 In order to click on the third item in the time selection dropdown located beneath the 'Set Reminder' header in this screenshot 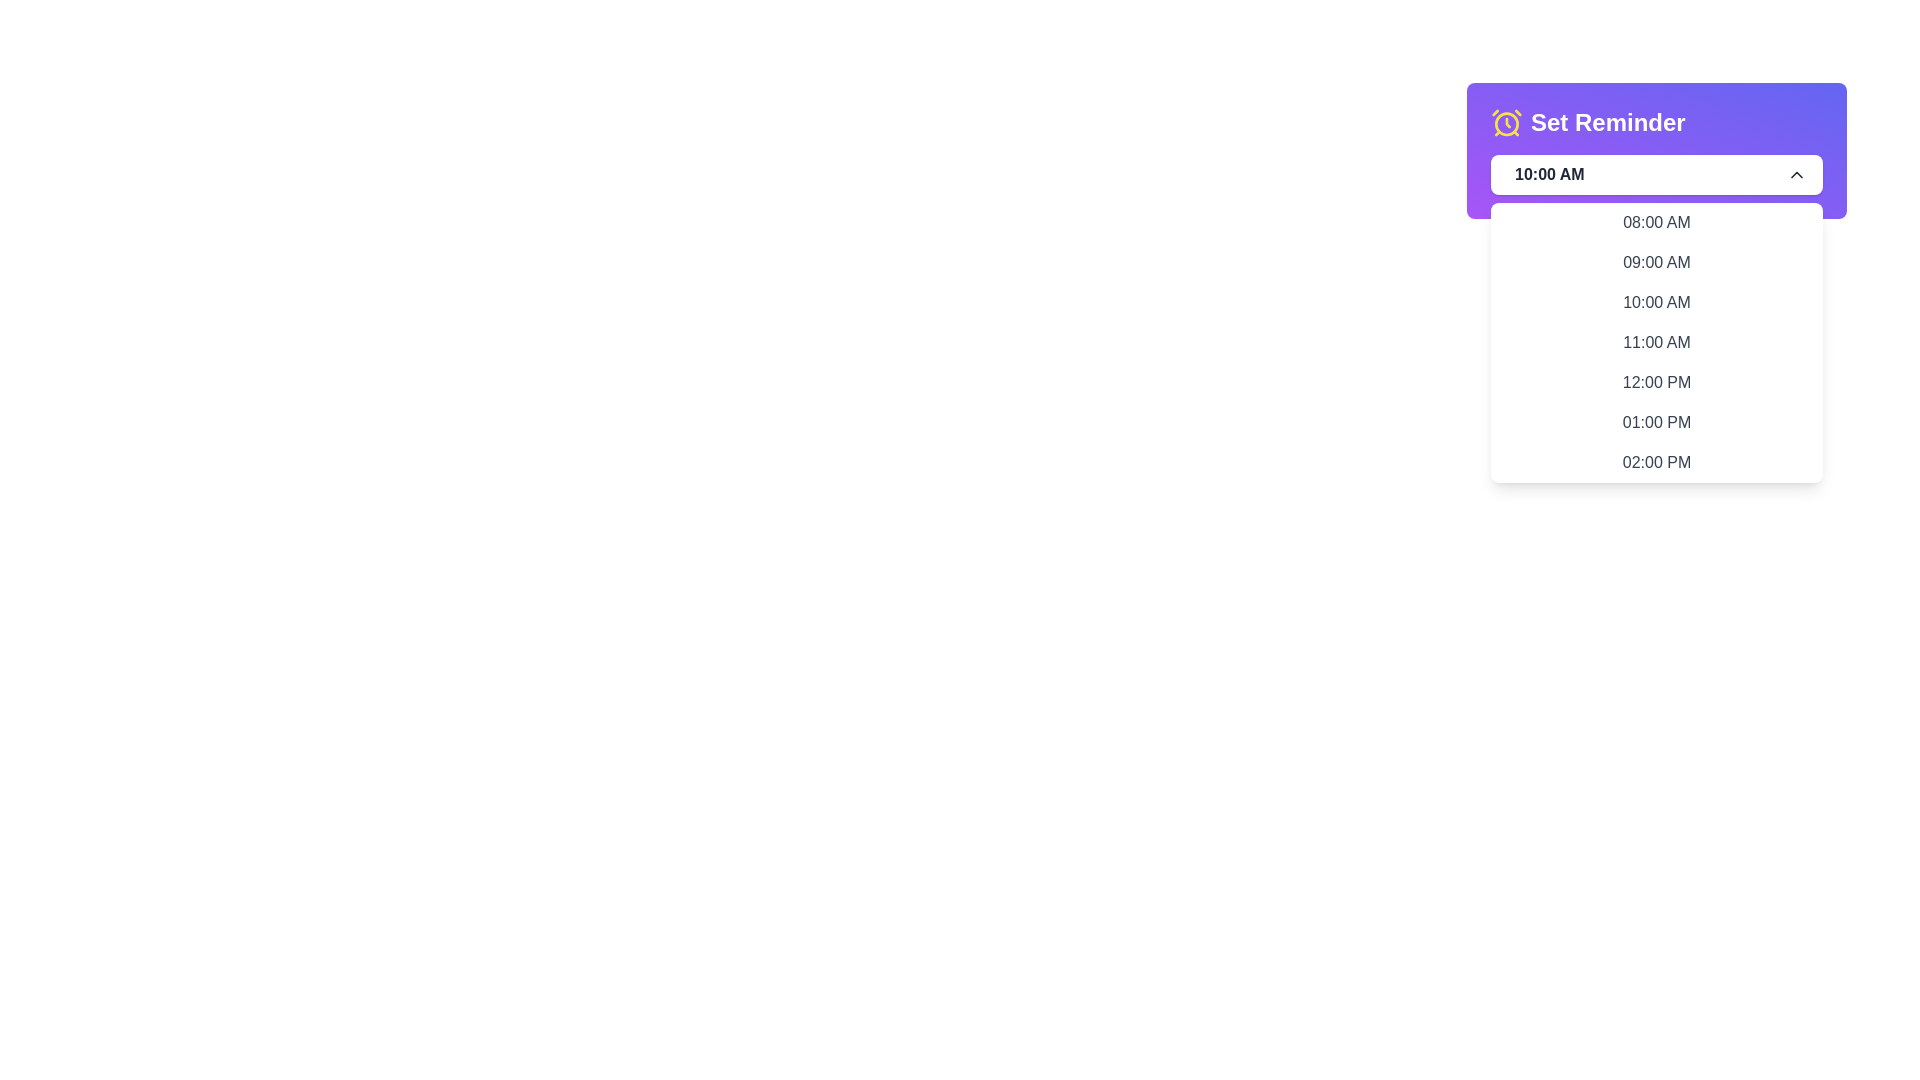, I will do `click(1656, 303)`.